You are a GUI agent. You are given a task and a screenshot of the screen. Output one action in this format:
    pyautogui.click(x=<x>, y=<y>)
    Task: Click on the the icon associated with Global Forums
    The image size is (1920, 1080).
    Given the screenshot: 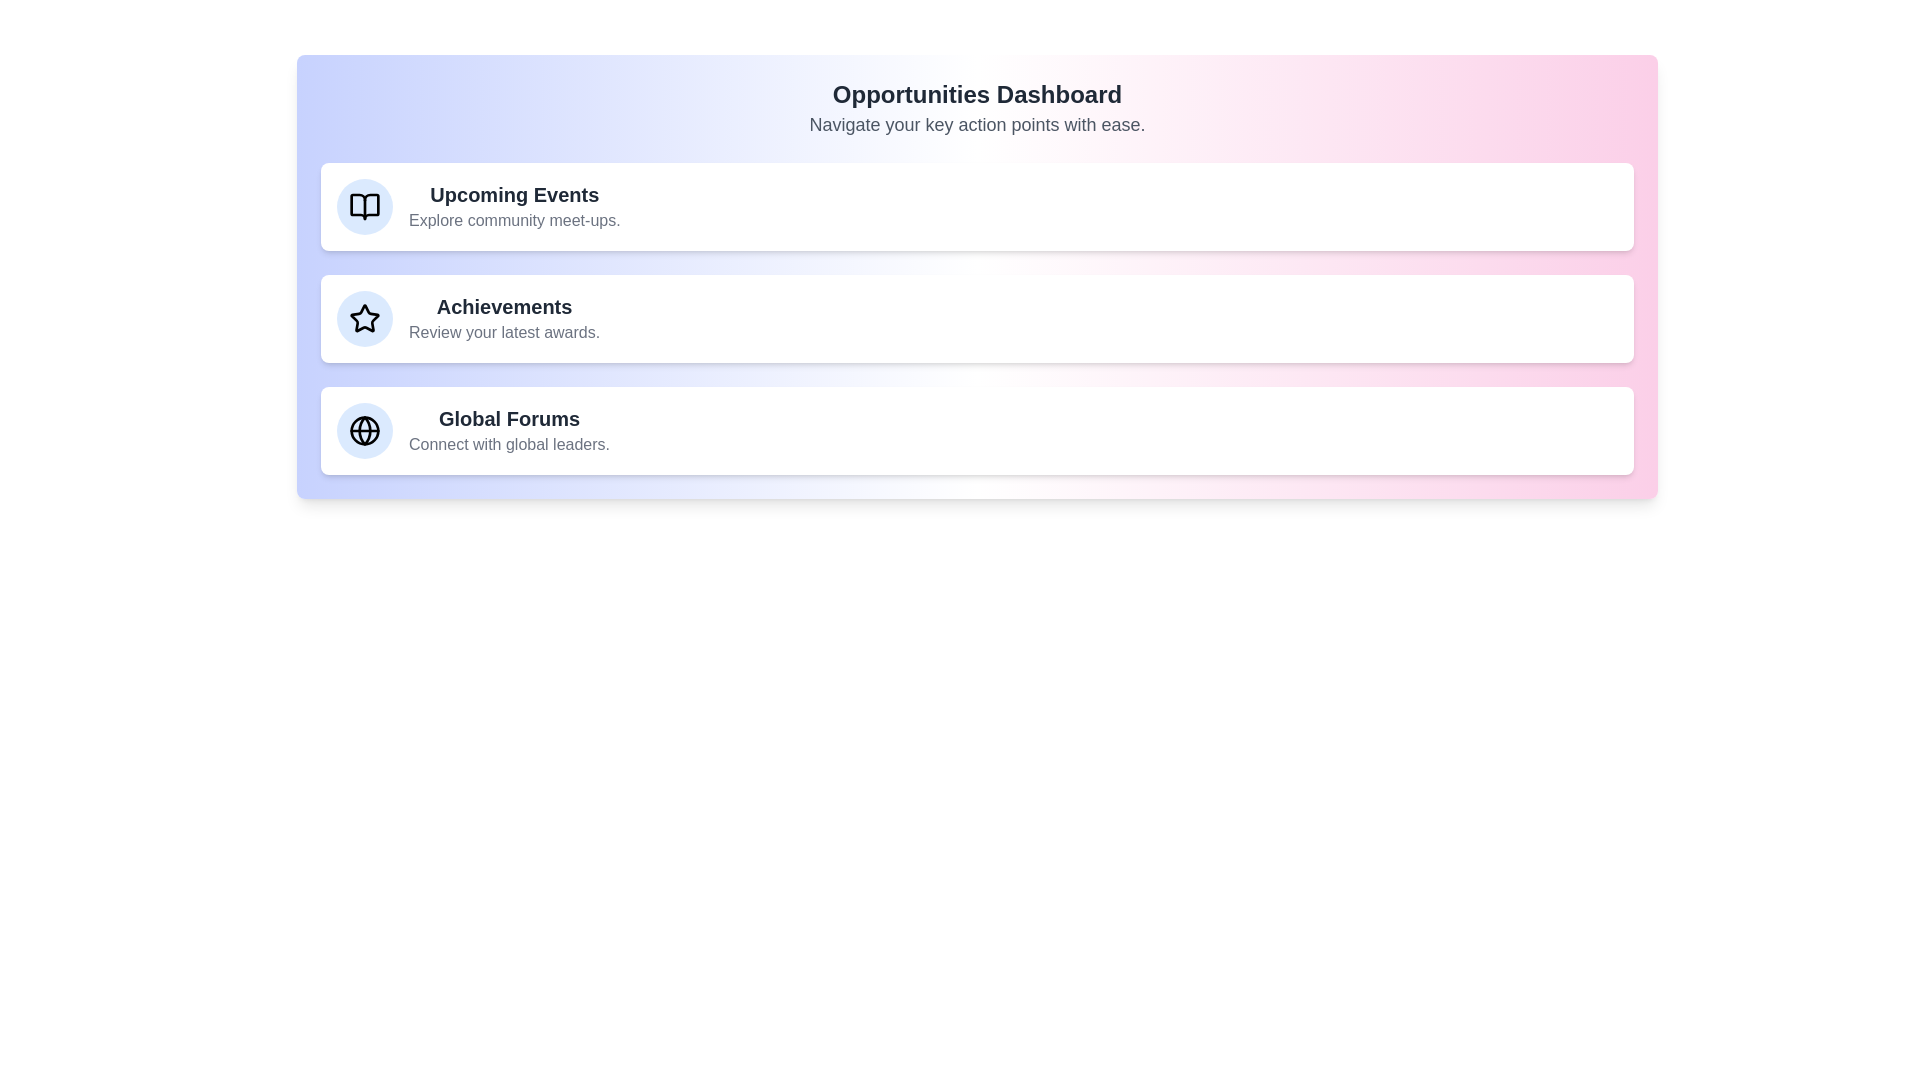 What is the action you would take?
    pyautogui.click(x=364, y=430)
    